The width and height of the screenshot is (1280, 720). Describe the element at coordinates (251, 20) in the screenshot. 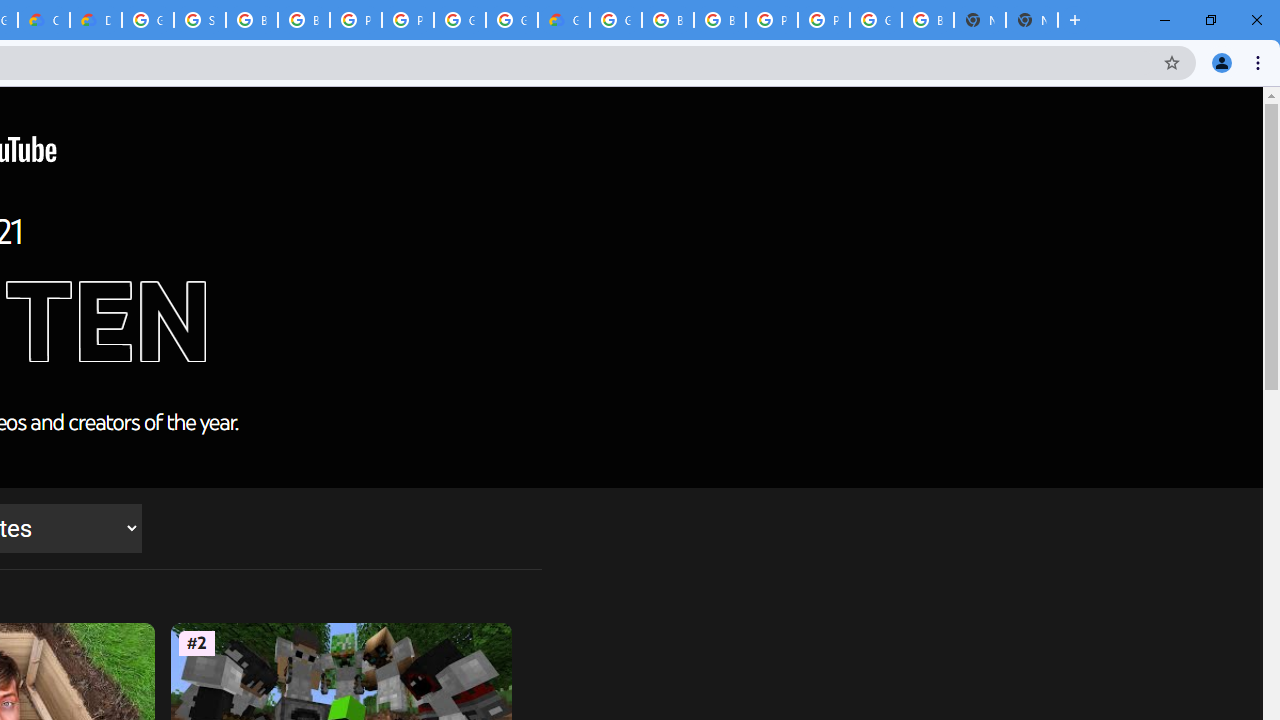

I see `'Browse Chrome as a guest - Computer - Google Chrome Help'` at that location.